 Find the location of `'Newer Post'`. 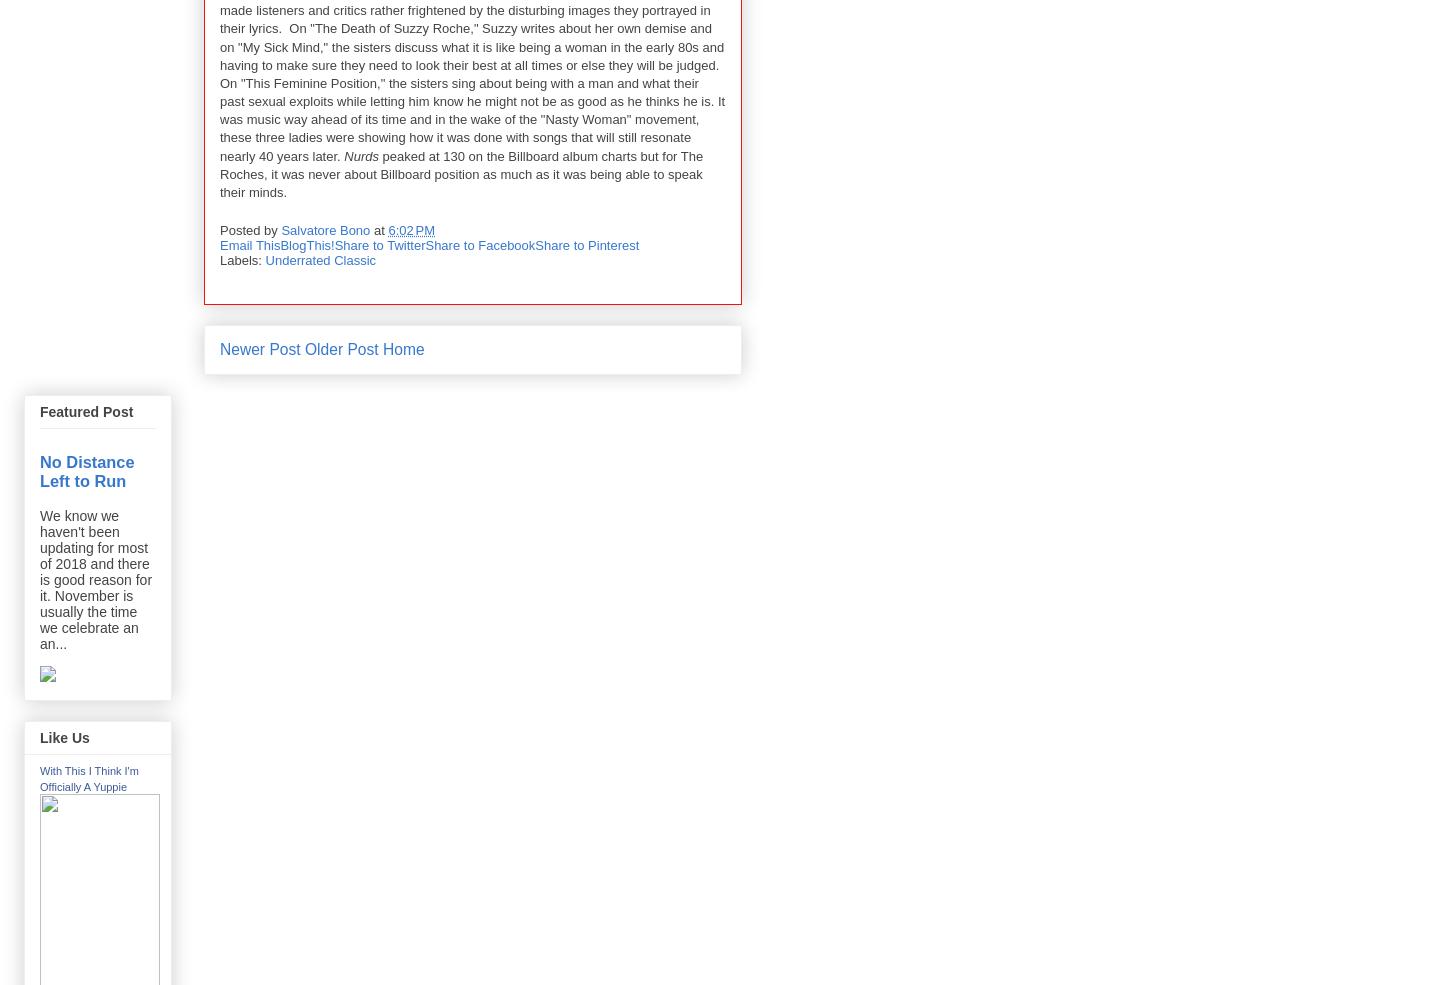

'Newer Post' is located at coordinates (260, 348).